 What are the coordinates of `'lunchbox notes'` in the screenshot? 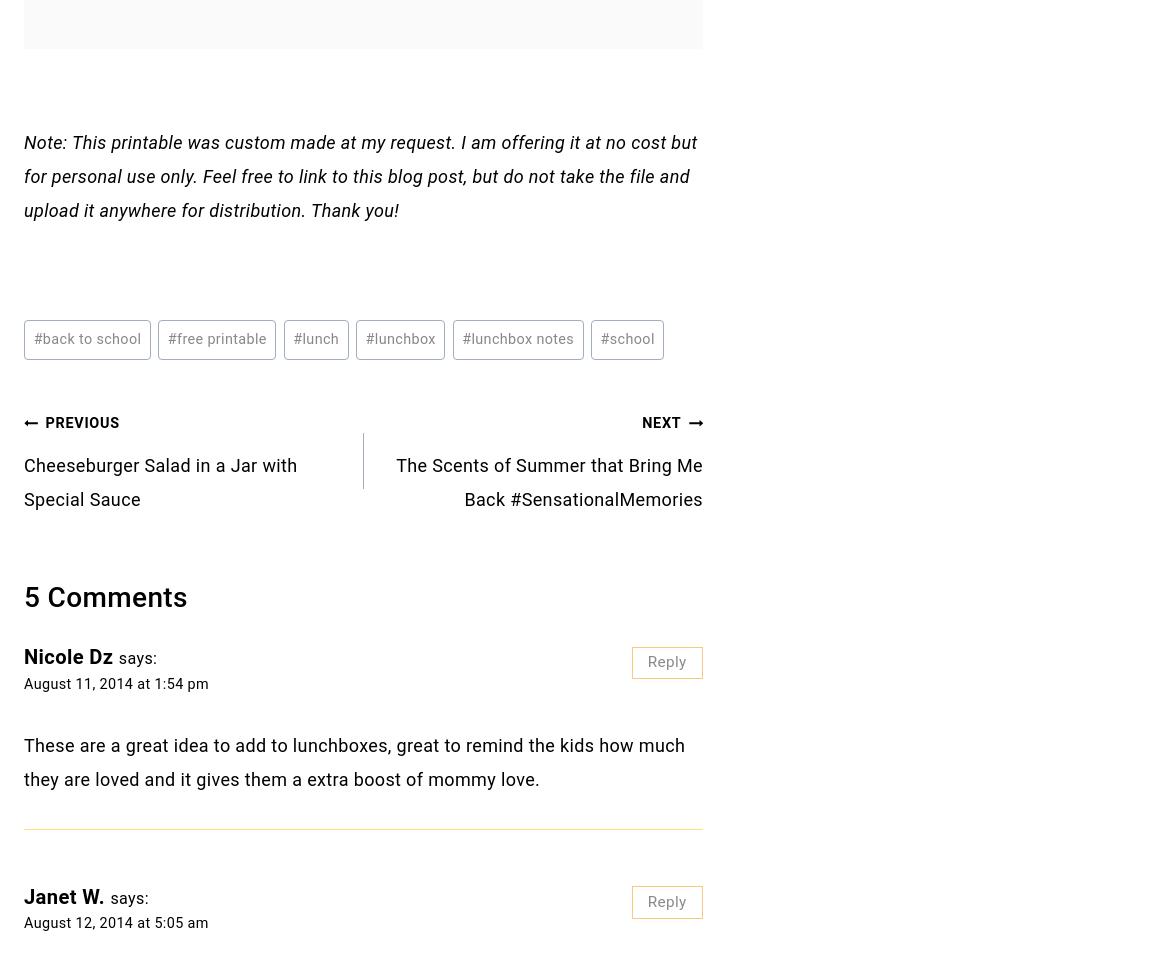 It's located at (522, 338).